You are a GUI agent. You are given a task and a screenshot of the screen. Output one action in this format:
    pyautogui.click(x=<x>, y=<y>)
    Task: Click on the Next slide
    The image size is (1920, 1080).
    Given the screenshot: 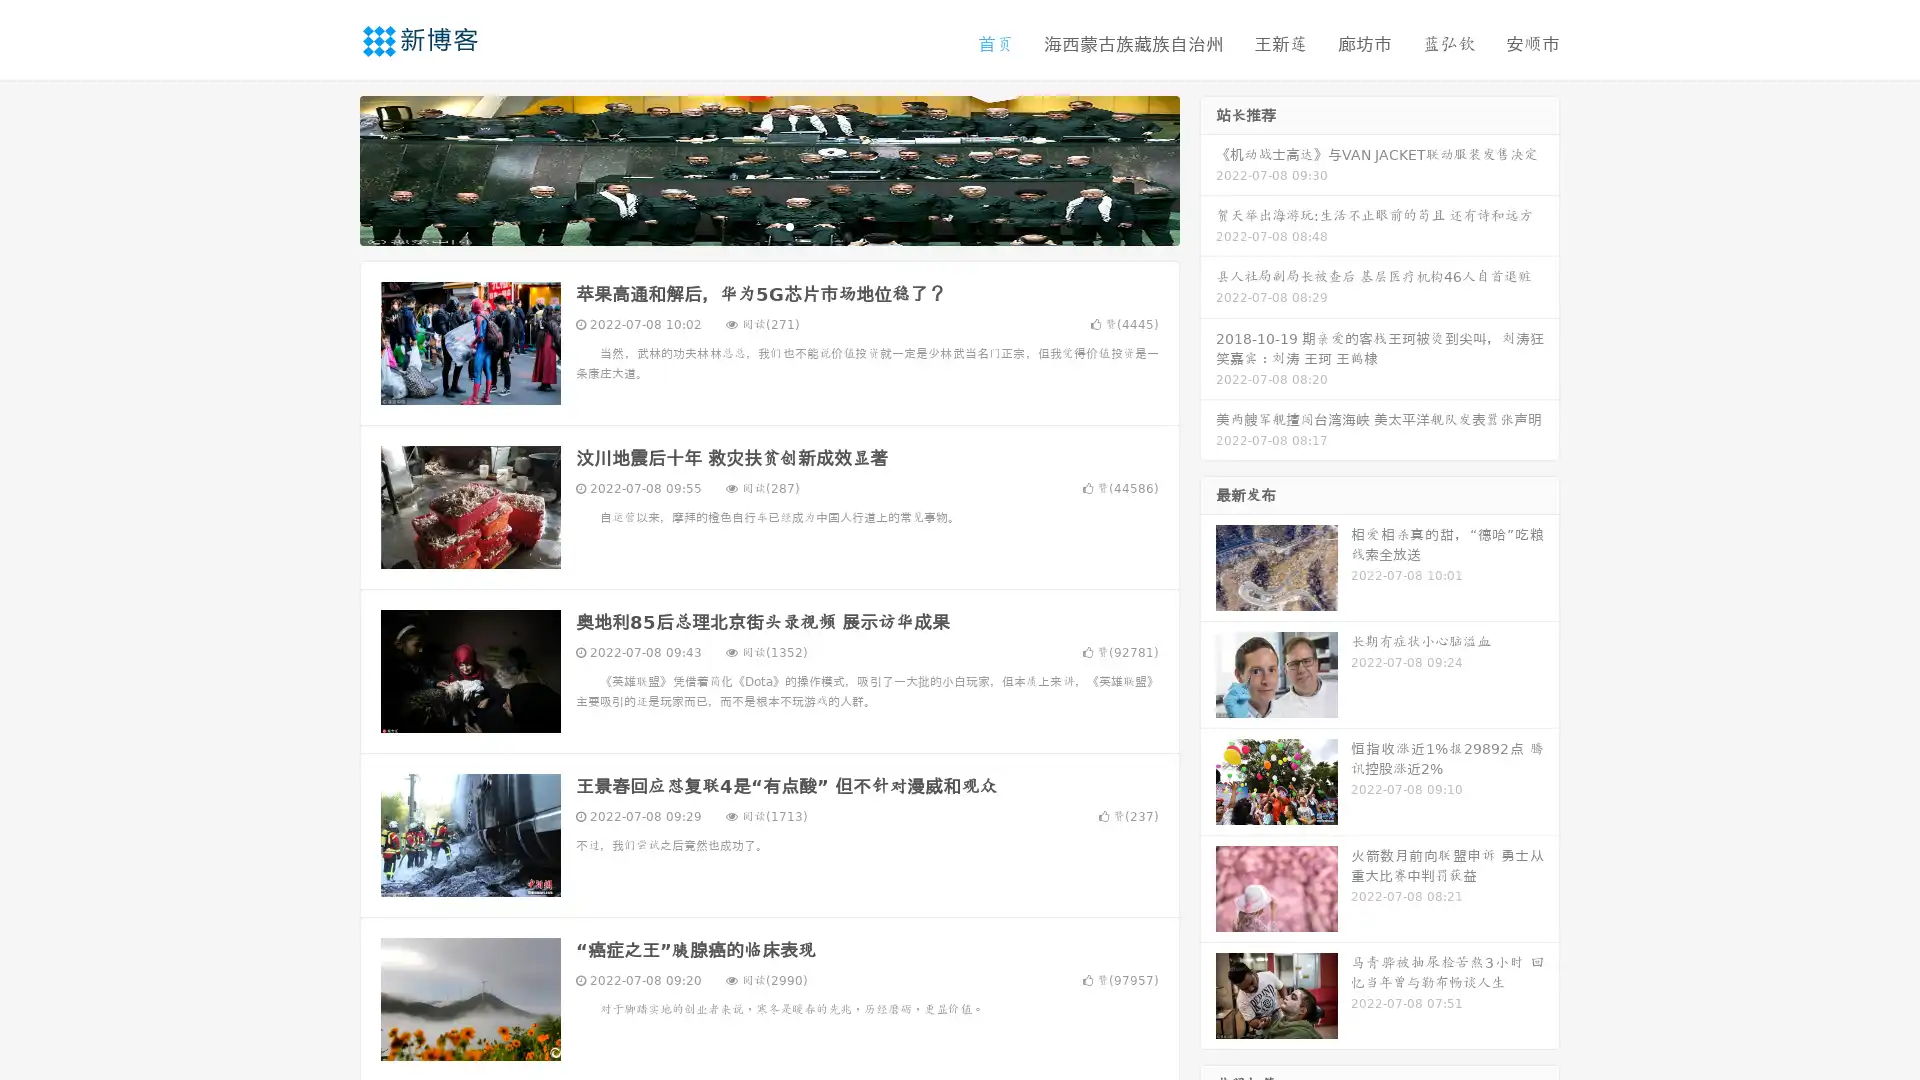 What is the action you would take?
    pyautogui.click(x=1208, y=168)
    